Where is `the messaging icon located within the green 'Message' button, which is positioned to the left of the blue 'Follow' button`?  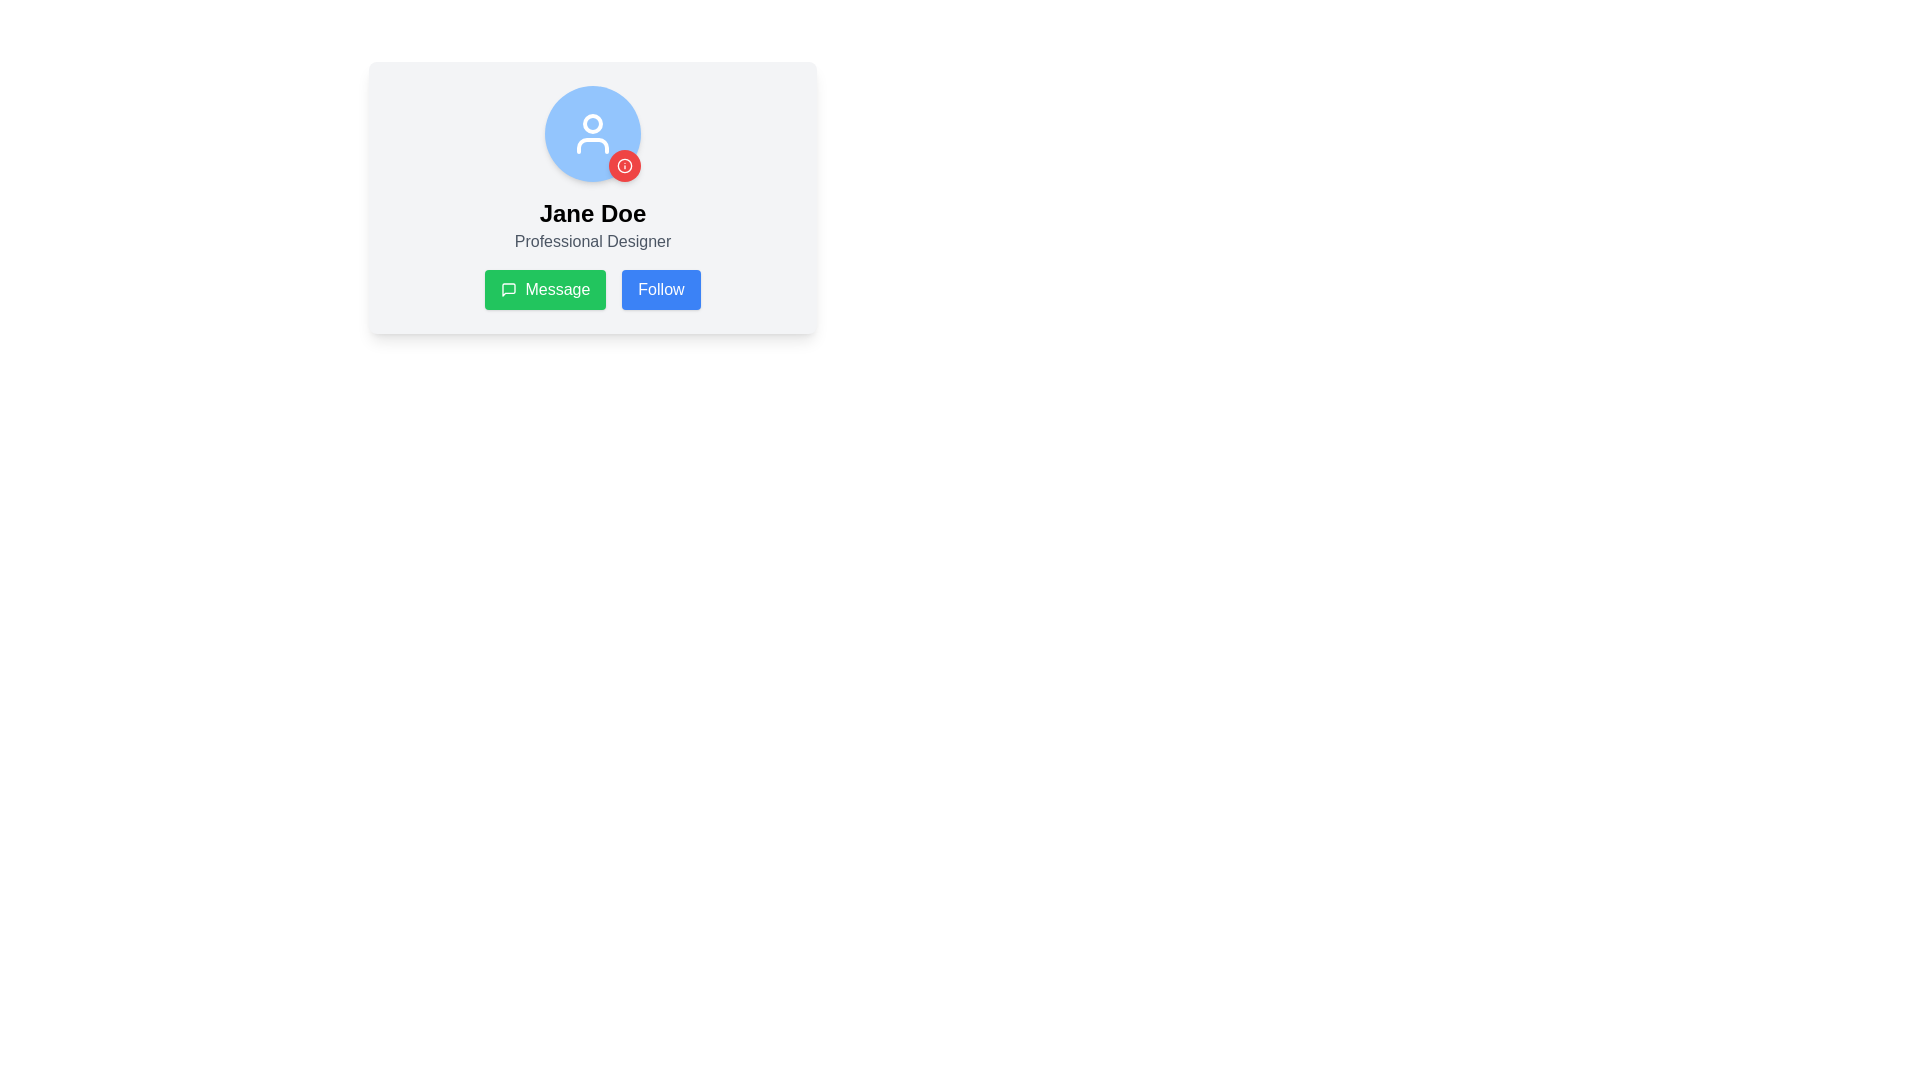 the messaging icon located within the green 'Message' button, which is positioned to the left of the blue 'Follow' button is located at coordinates (509, 289).